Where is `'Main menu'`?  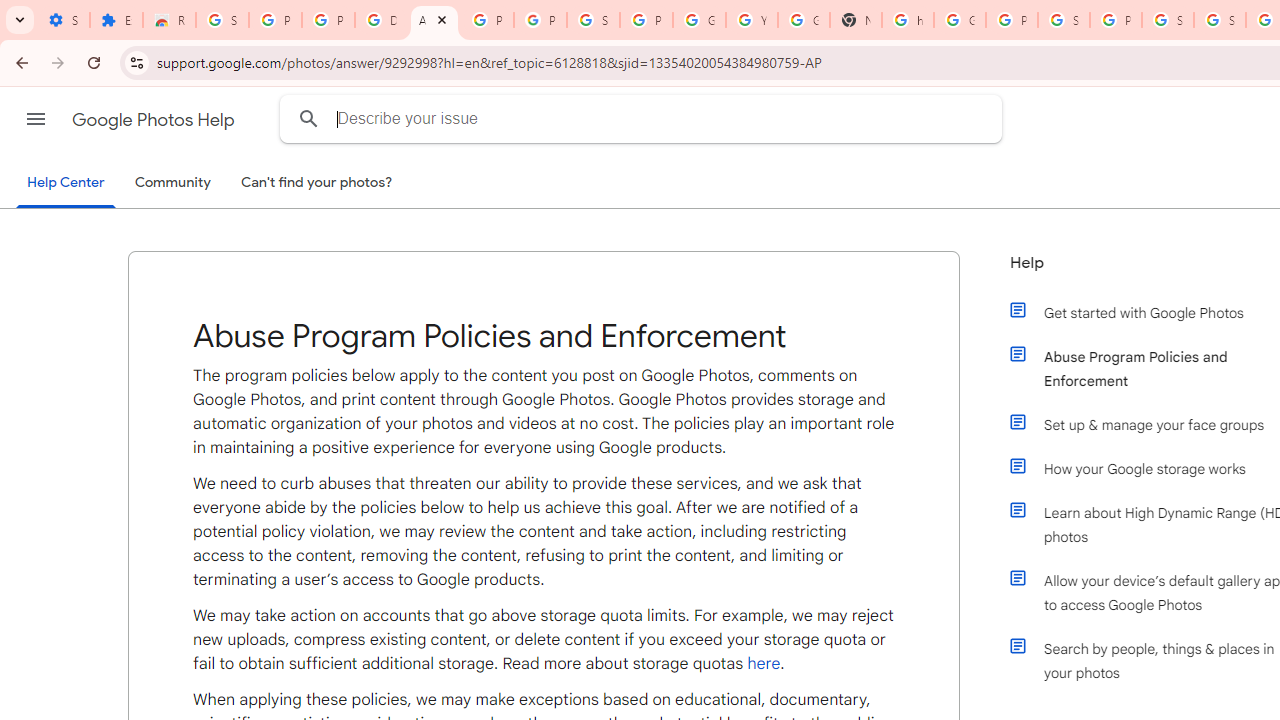
'Main menu' is located at coordinates (35, 119).